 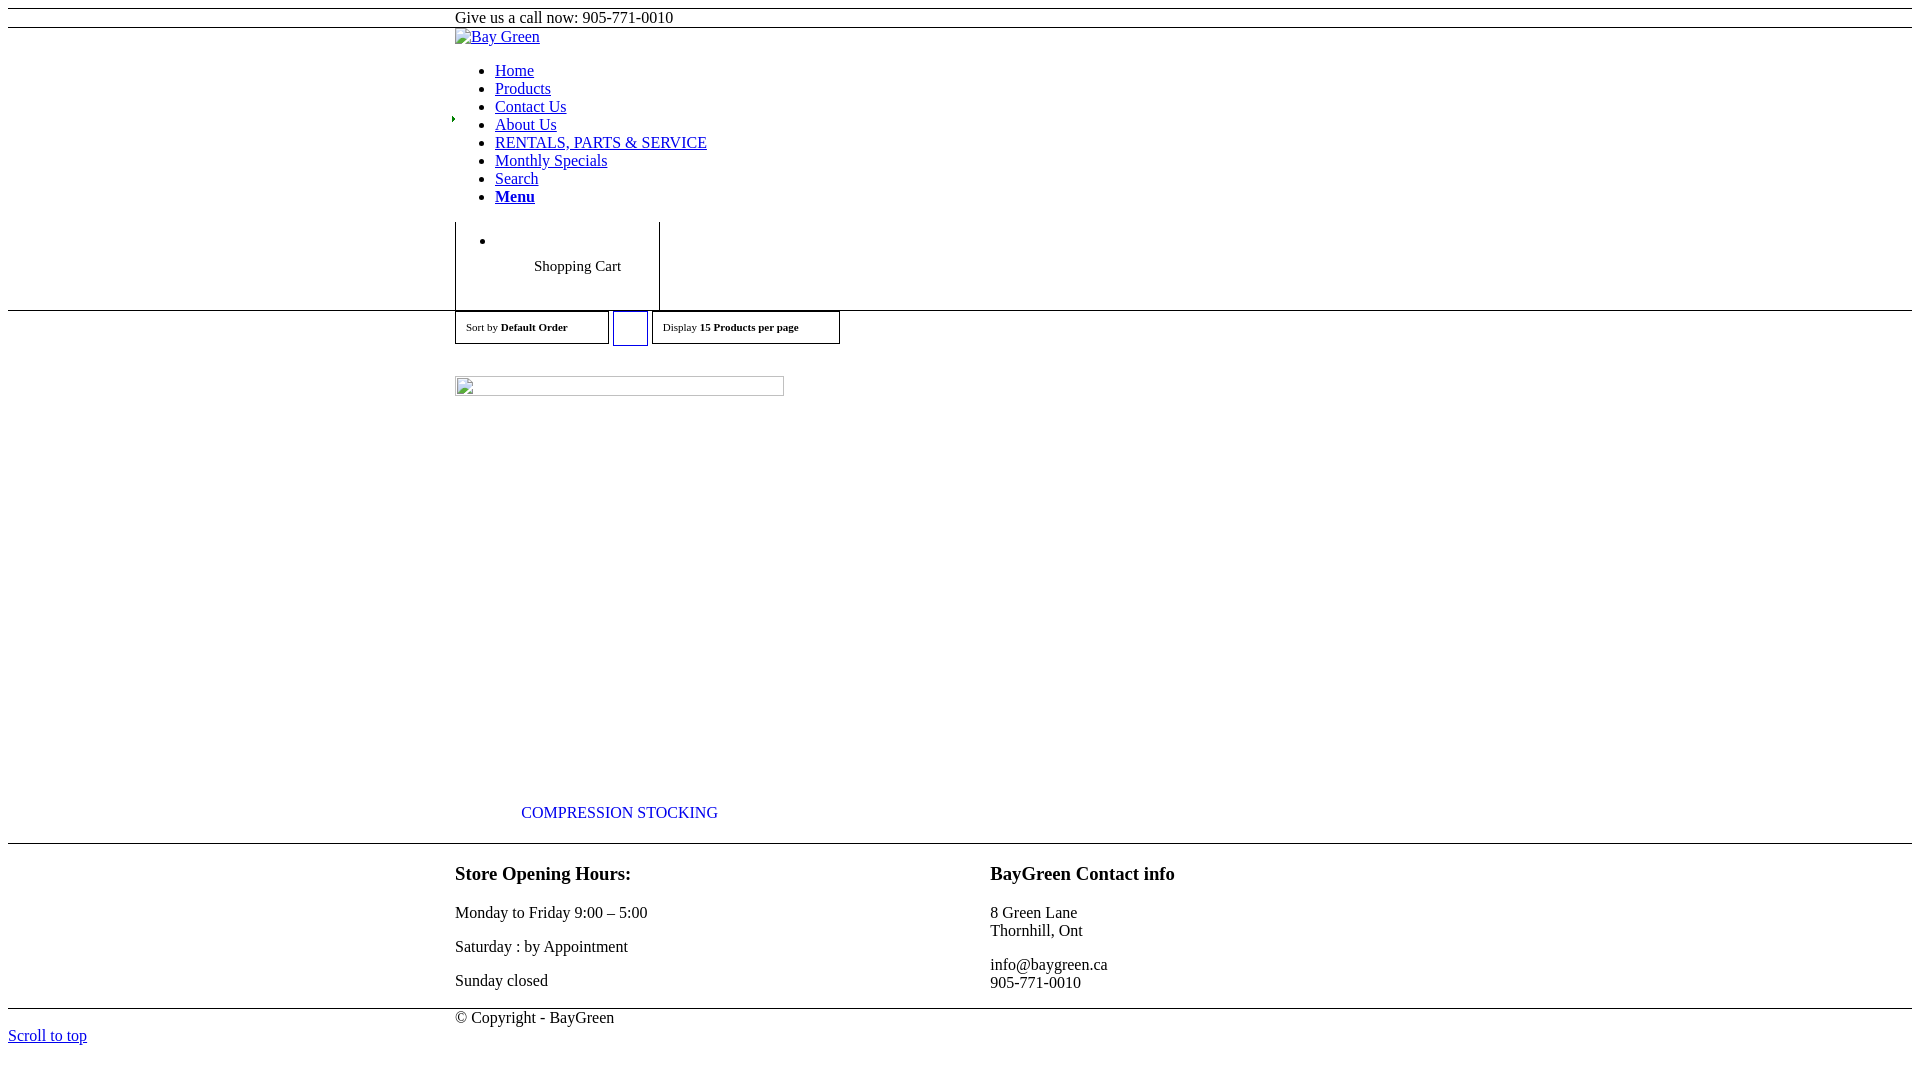 I want to click on 'Products', so click(x=523, y=87).